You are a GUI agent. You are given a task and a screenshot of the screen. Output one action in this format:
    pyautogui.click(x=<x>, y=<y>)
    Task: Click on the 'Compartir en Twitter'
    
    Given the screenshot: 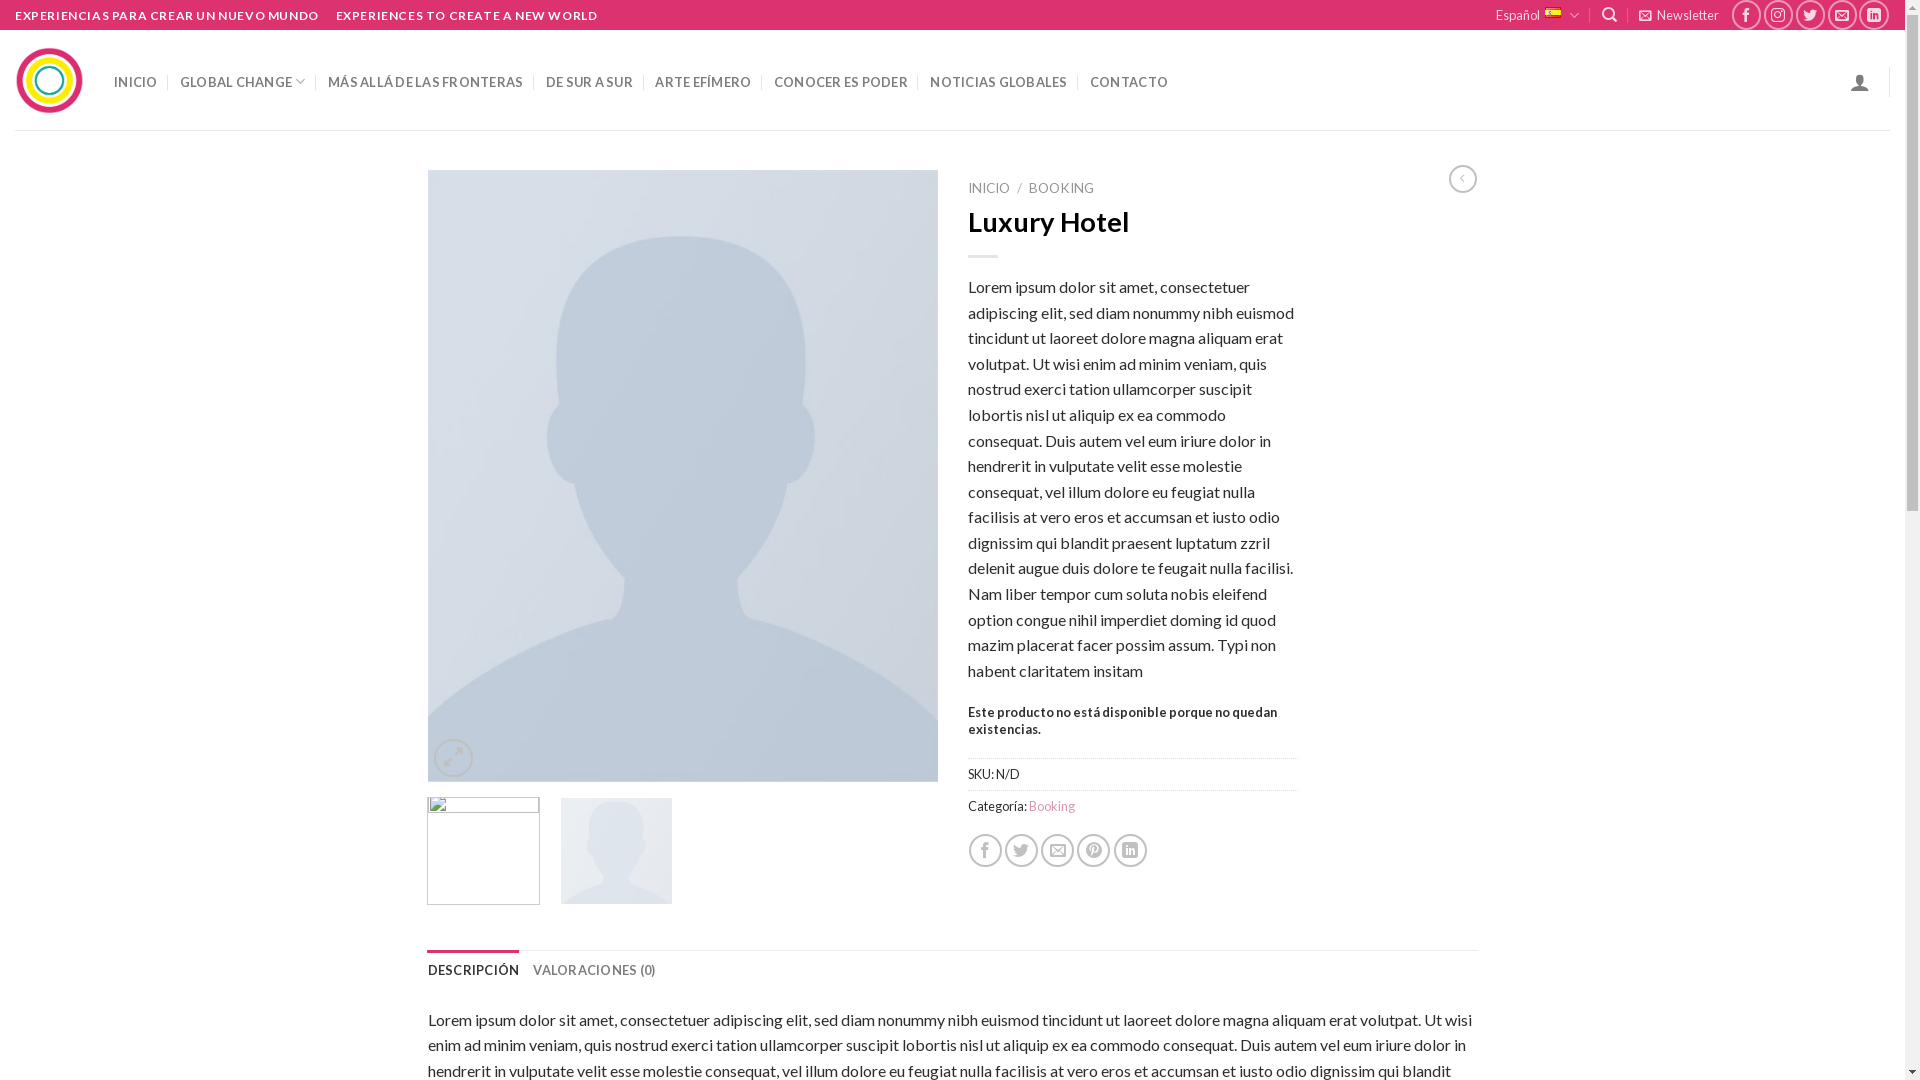 What is the action you would take?
    pyautogui.click(x=1021, y=850)
    